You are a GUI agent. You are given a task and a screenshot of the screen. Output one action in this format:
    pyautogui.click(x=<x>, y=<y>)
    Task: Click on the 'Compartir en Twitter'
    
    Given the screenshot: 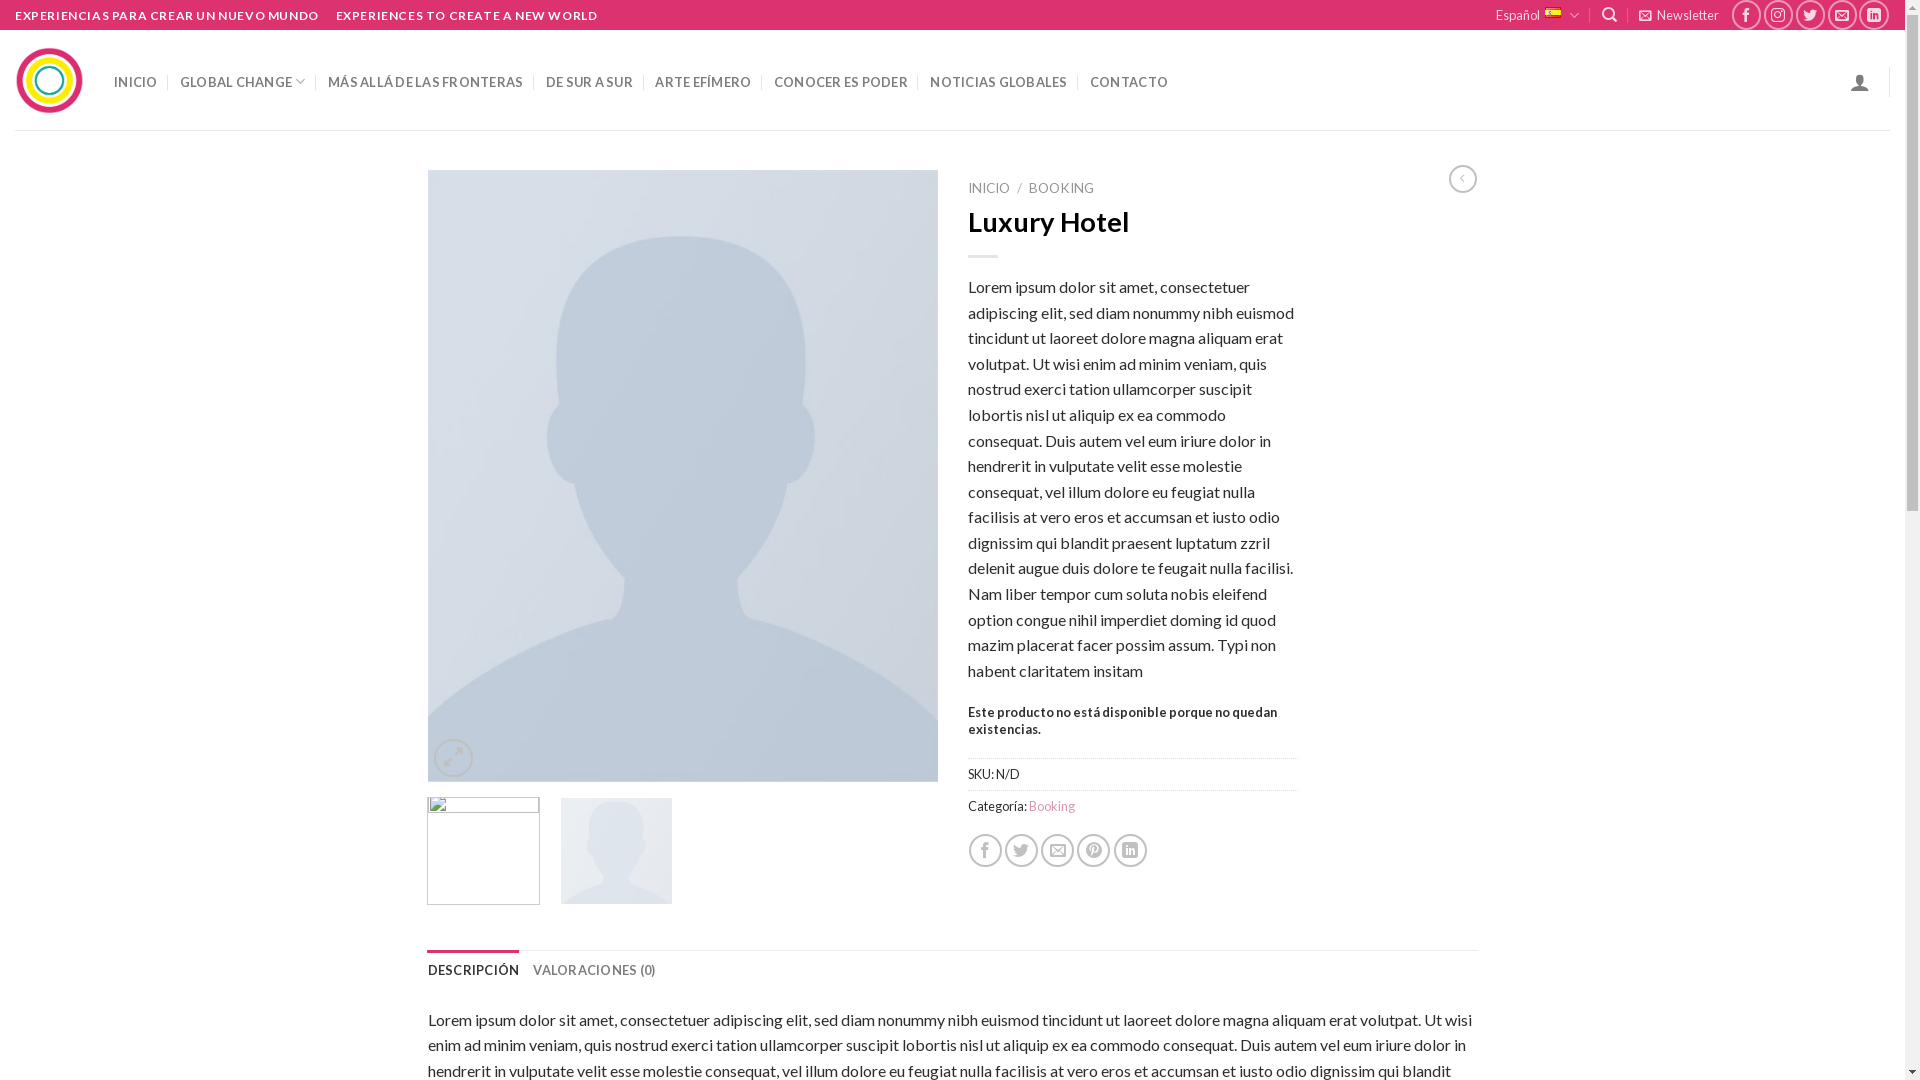 What is the action you would take?
    pyautogui.click(x=1021, y=850)
    